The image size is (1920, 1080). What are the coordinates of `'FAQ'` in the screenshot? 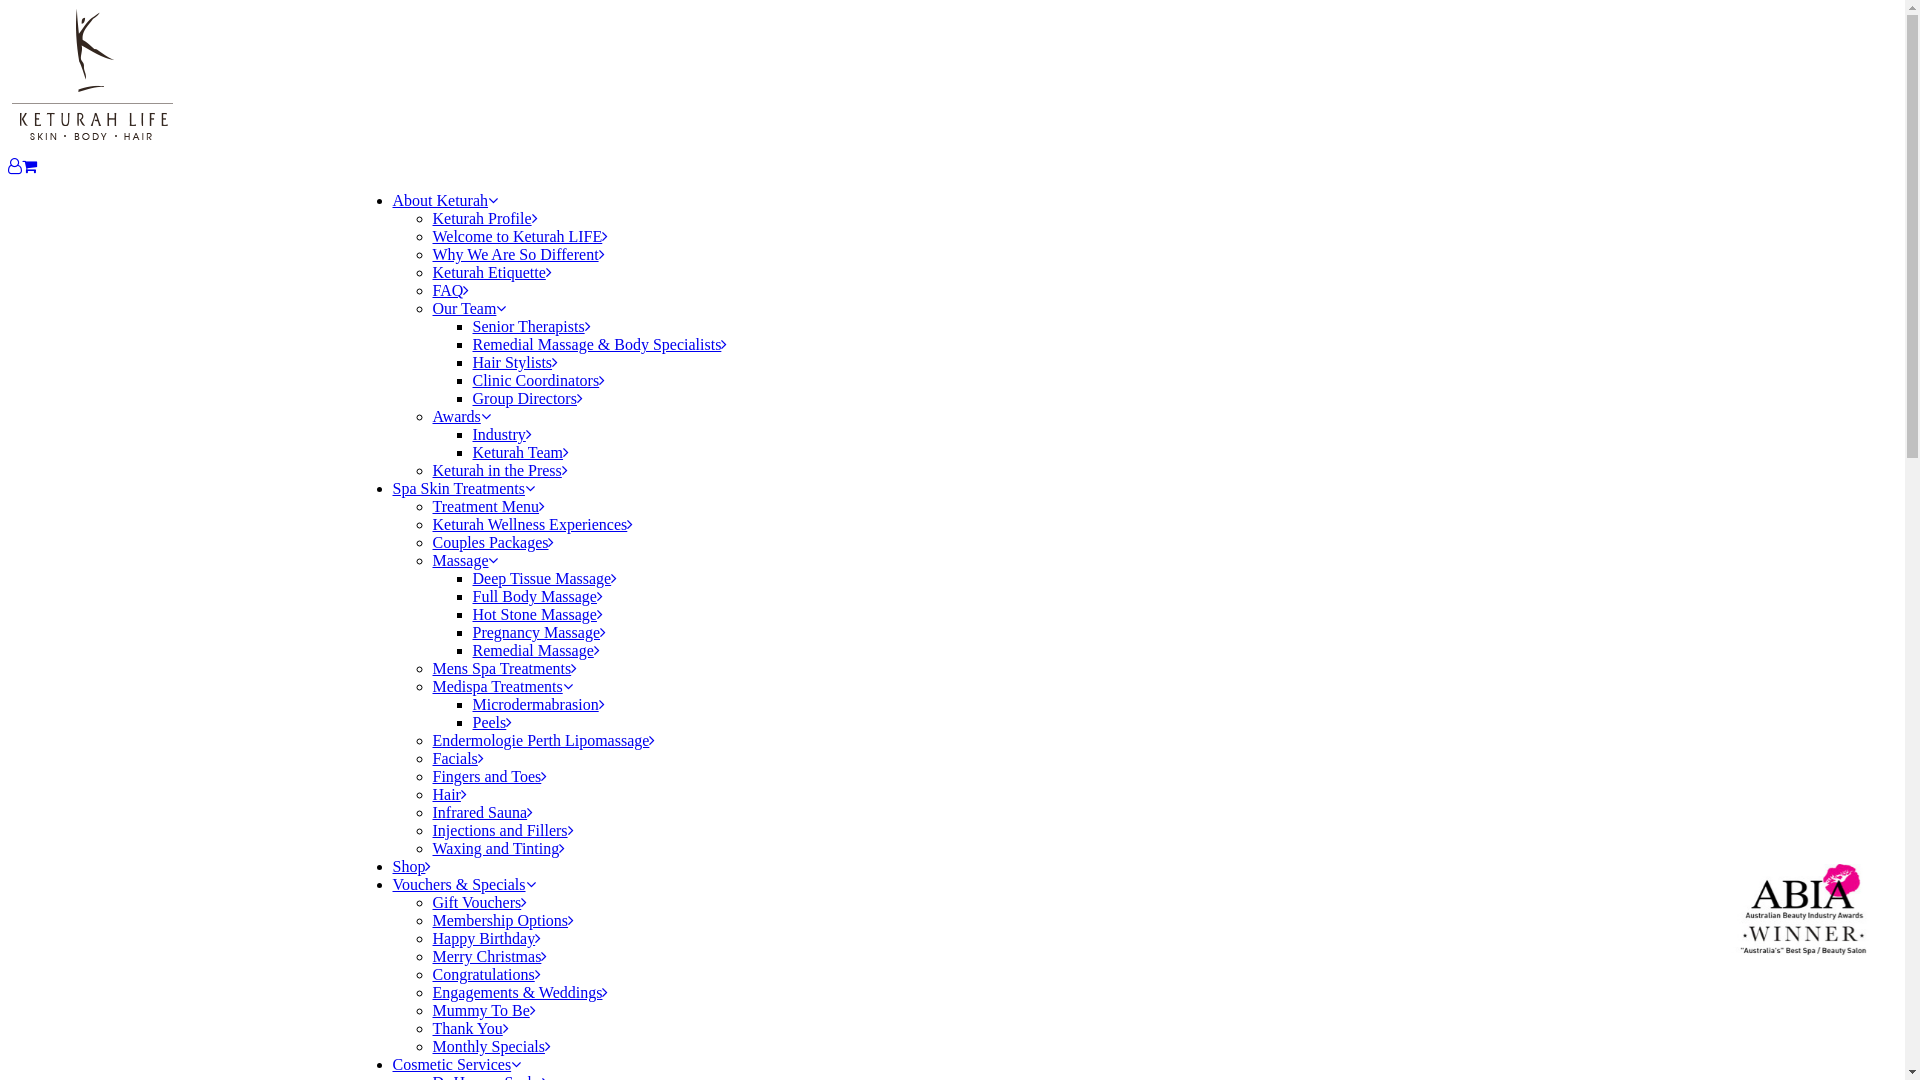 It's located at (449, 290).